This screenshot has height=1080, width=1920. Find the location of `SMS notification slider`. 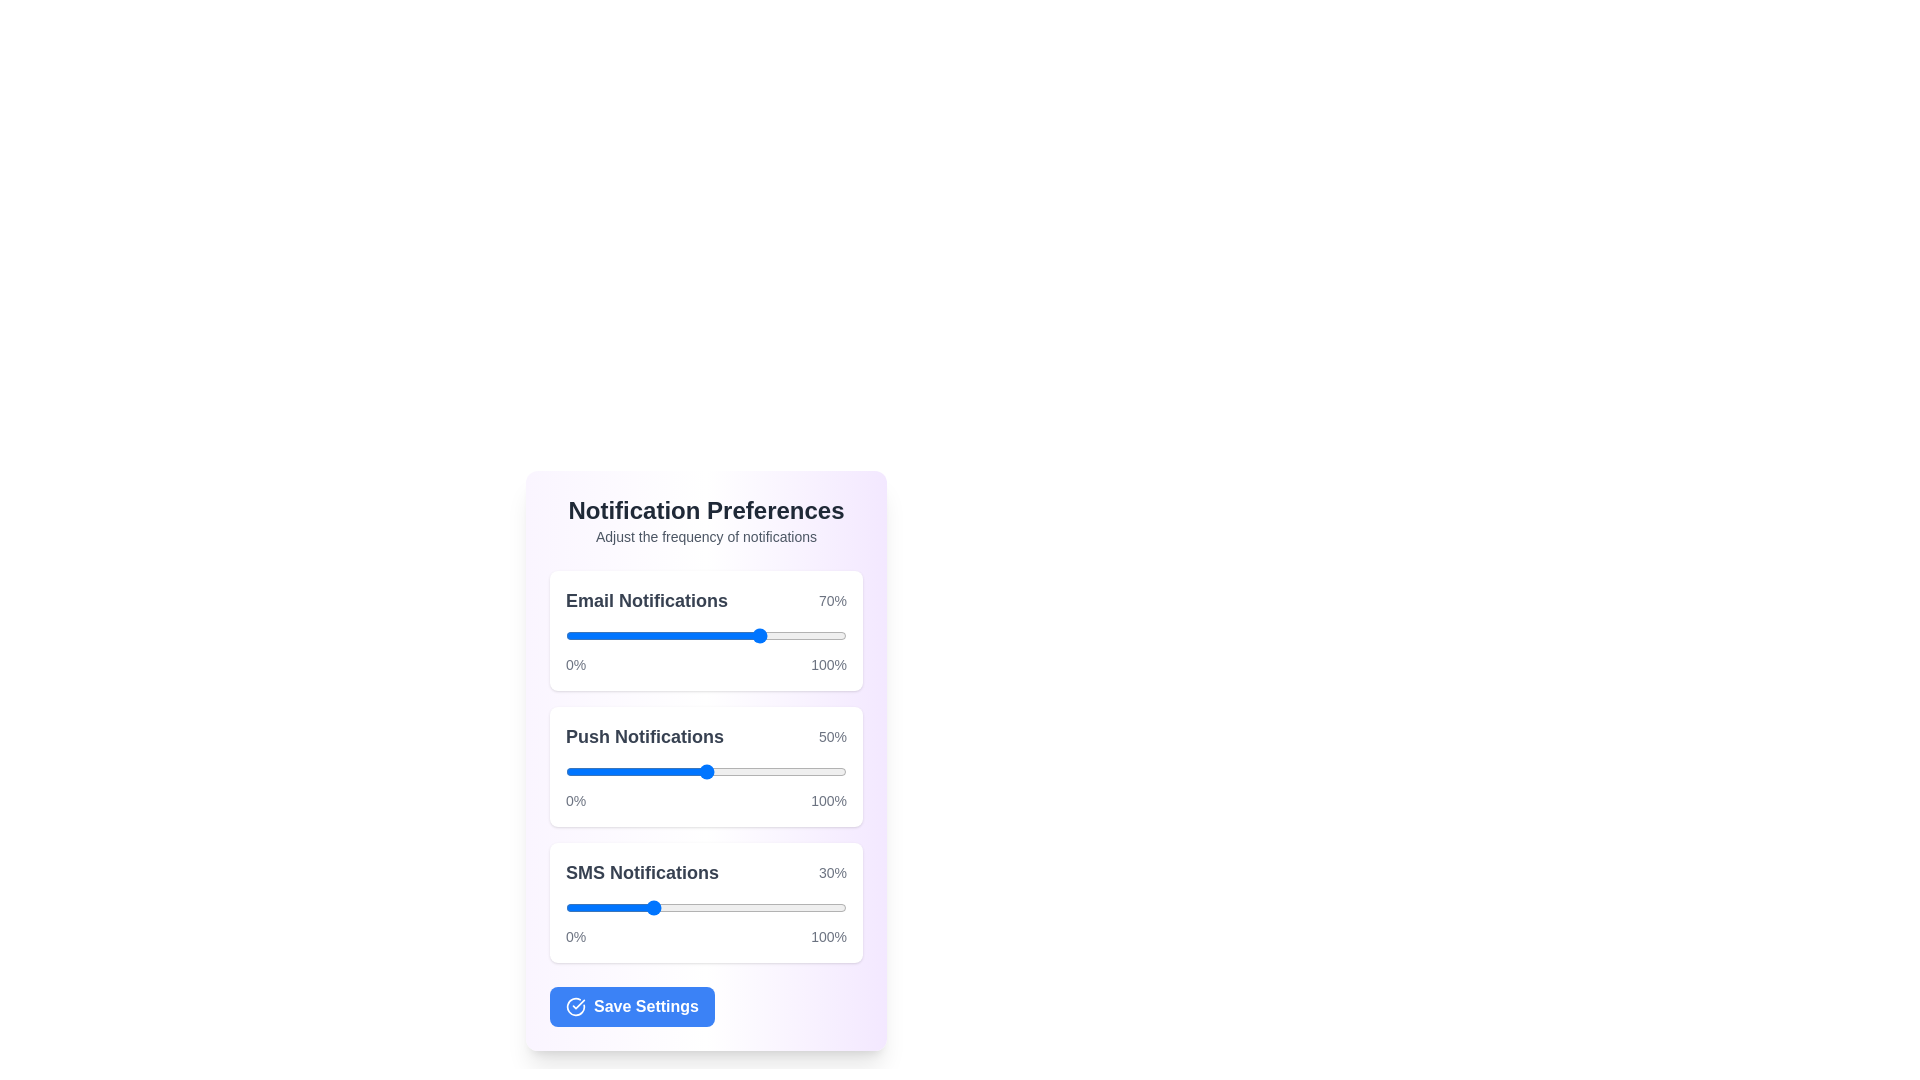

SMS notification slider is located at coordinates (632, 907).